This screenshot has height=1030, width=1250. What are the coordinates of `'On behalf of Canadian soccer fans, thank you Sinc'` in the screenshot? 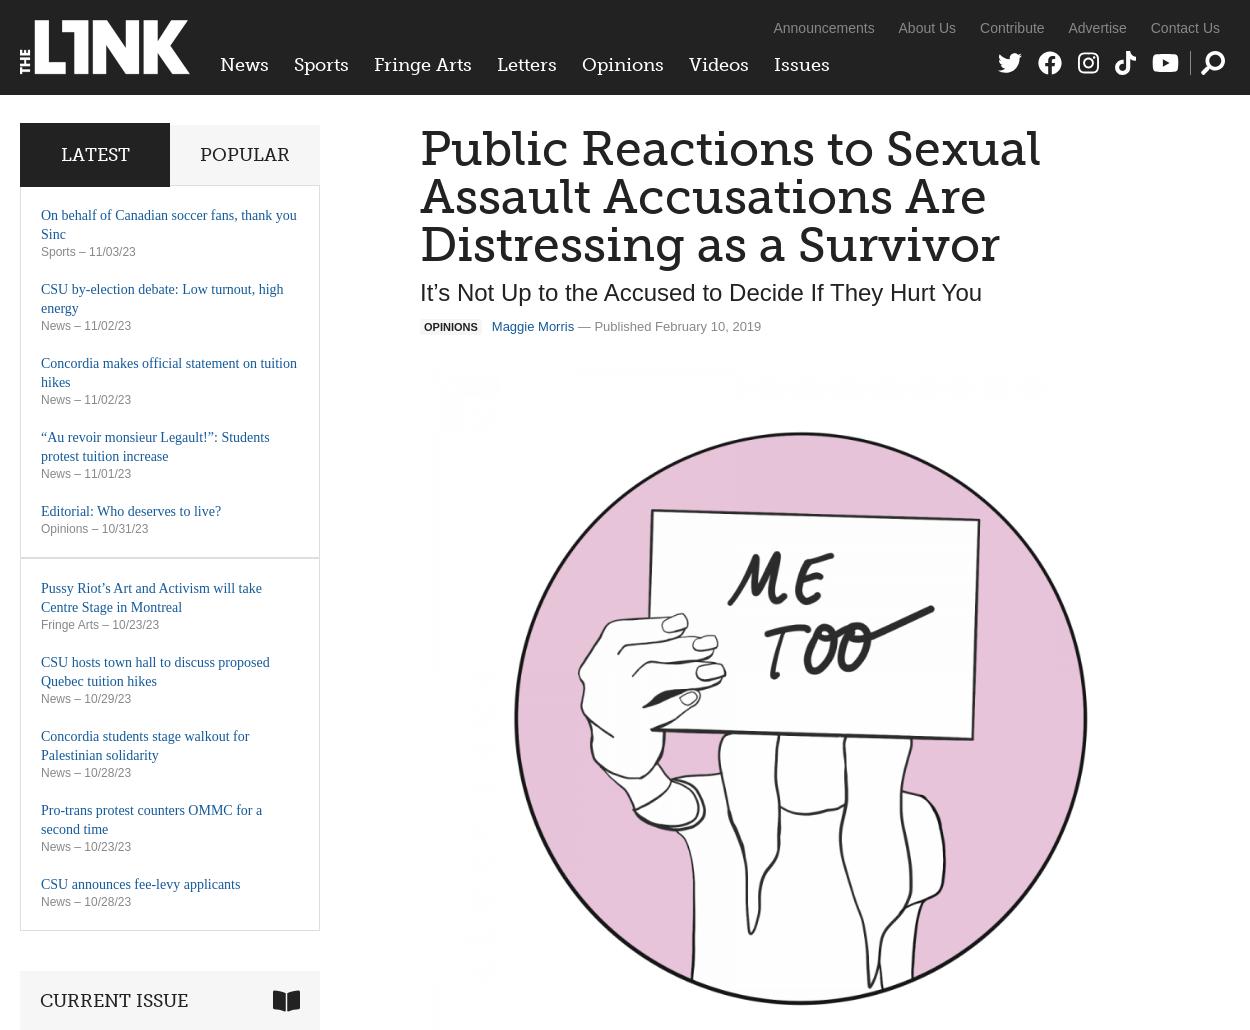 It's located at (168, 224).